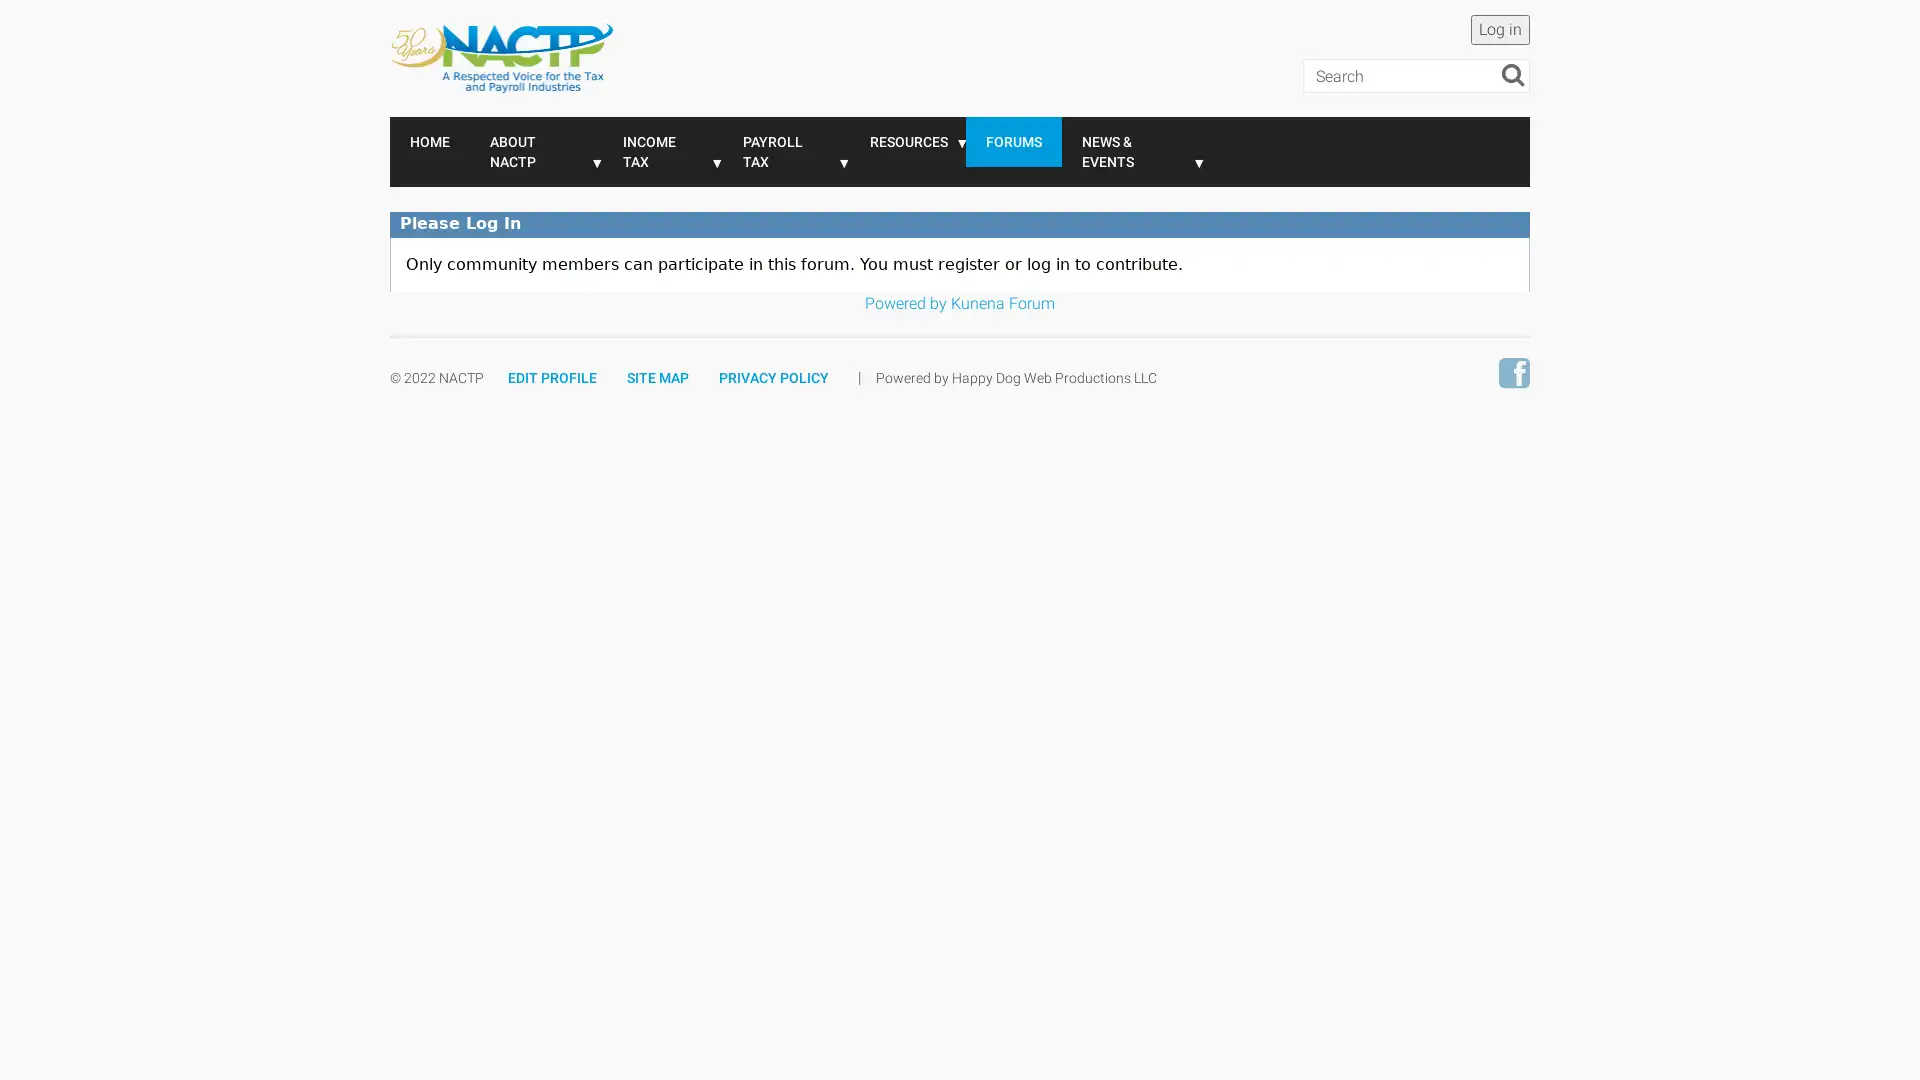  What do you see at coordinates (1500, 30) in the screenshot?
I see `Log in` at bounding box center [1500, 30].